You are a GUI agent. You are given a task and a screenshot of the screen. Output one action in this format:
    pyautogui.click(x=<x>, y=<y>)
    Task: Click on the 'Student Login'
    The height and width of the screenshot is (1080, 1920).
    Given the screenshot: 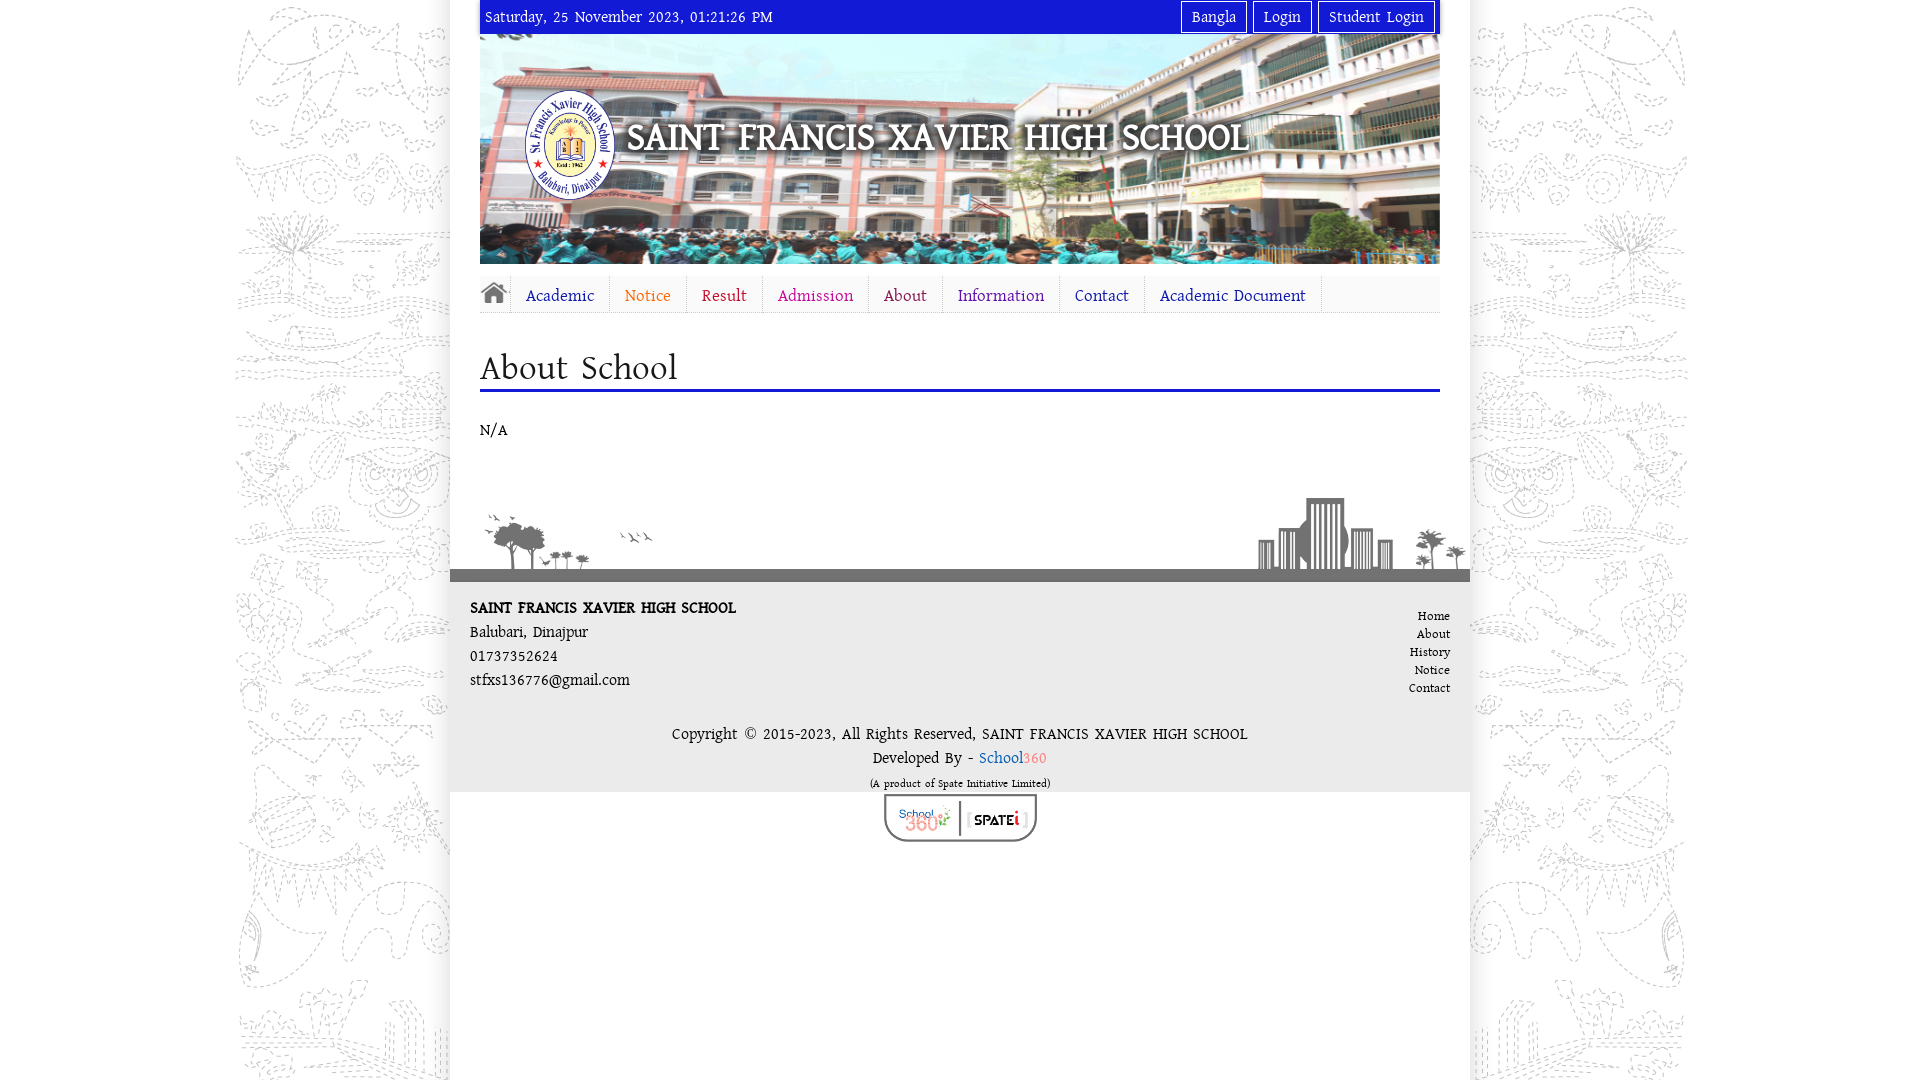 What is the action you would take?
    pyautogui.click(x=1375, y=16)
    